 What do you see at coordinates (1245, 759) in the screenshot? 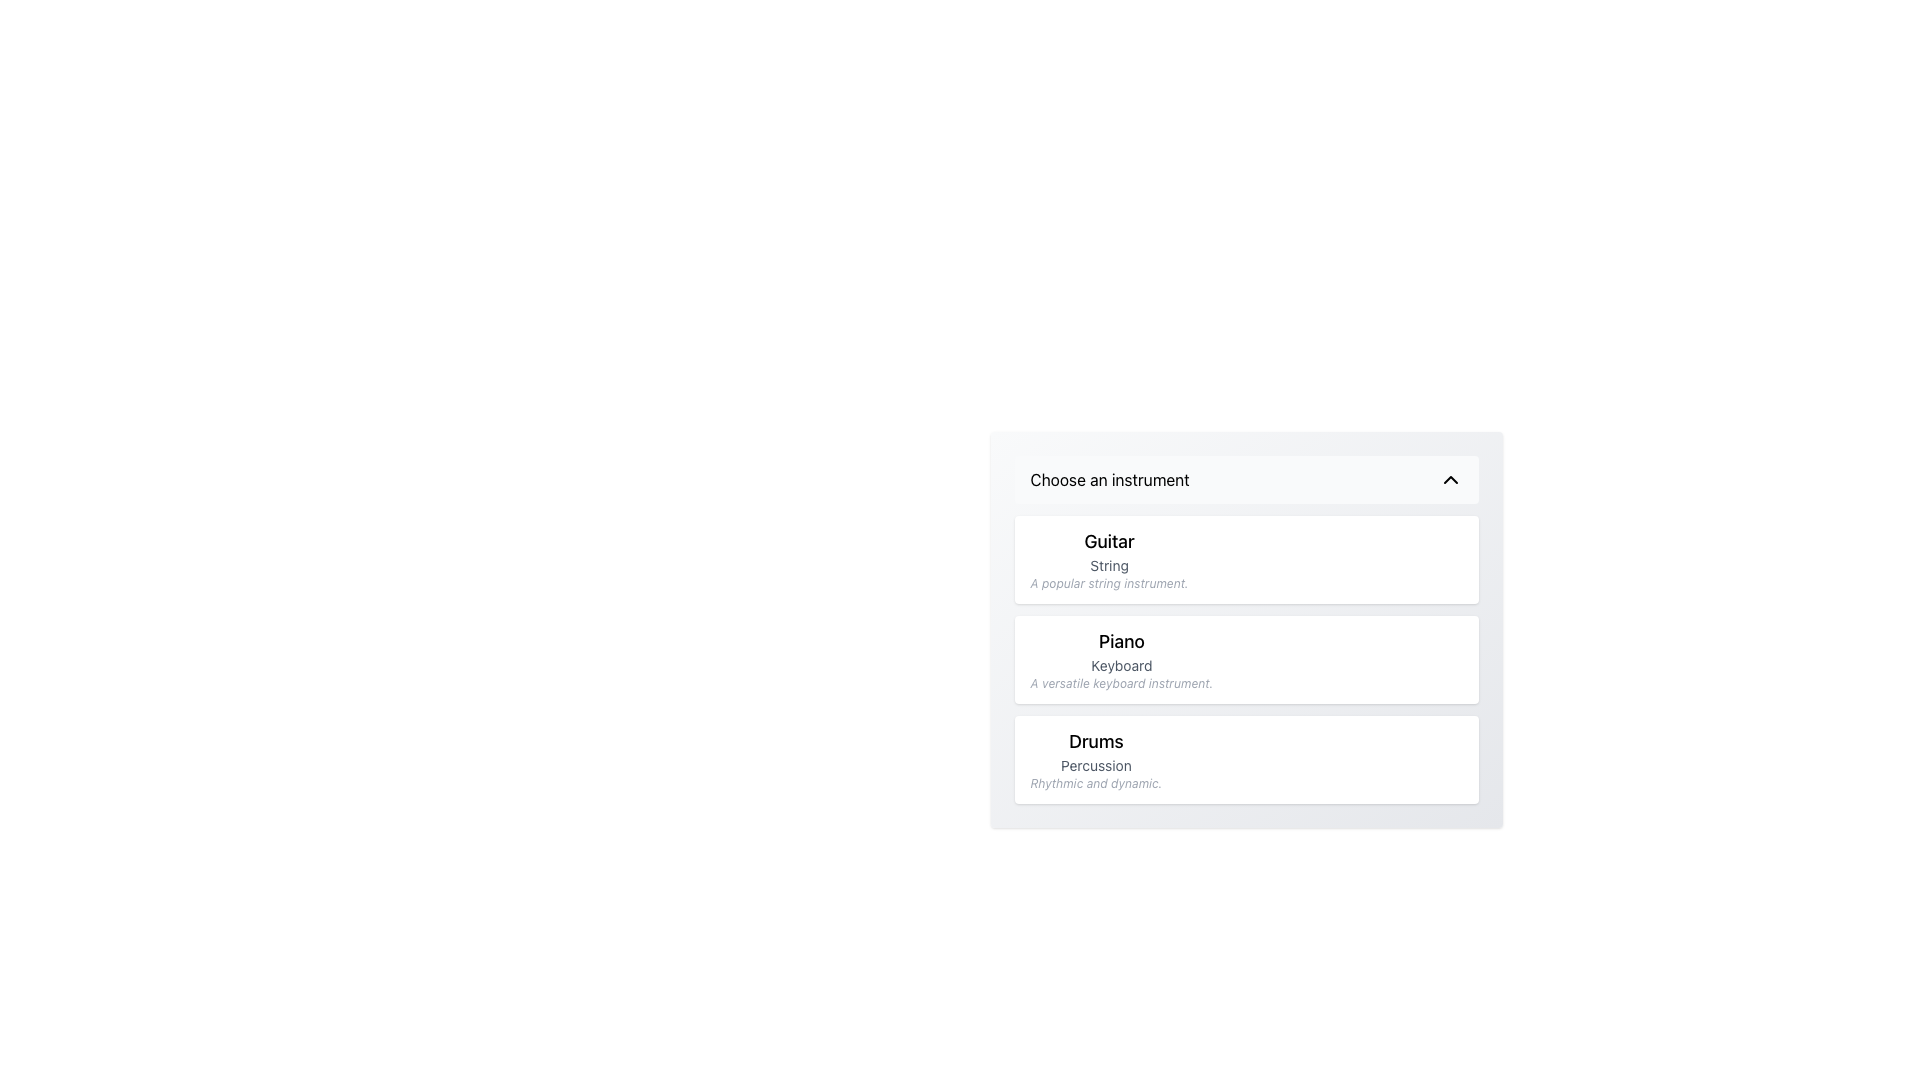
I see `the third list item with a white background that includes 'Drums' in bold, 'Percussion' in gray, and 'Rhythmic and dynamic.' in italic, which is located below the 'Piano' item` at bounding box center [1245, 759].